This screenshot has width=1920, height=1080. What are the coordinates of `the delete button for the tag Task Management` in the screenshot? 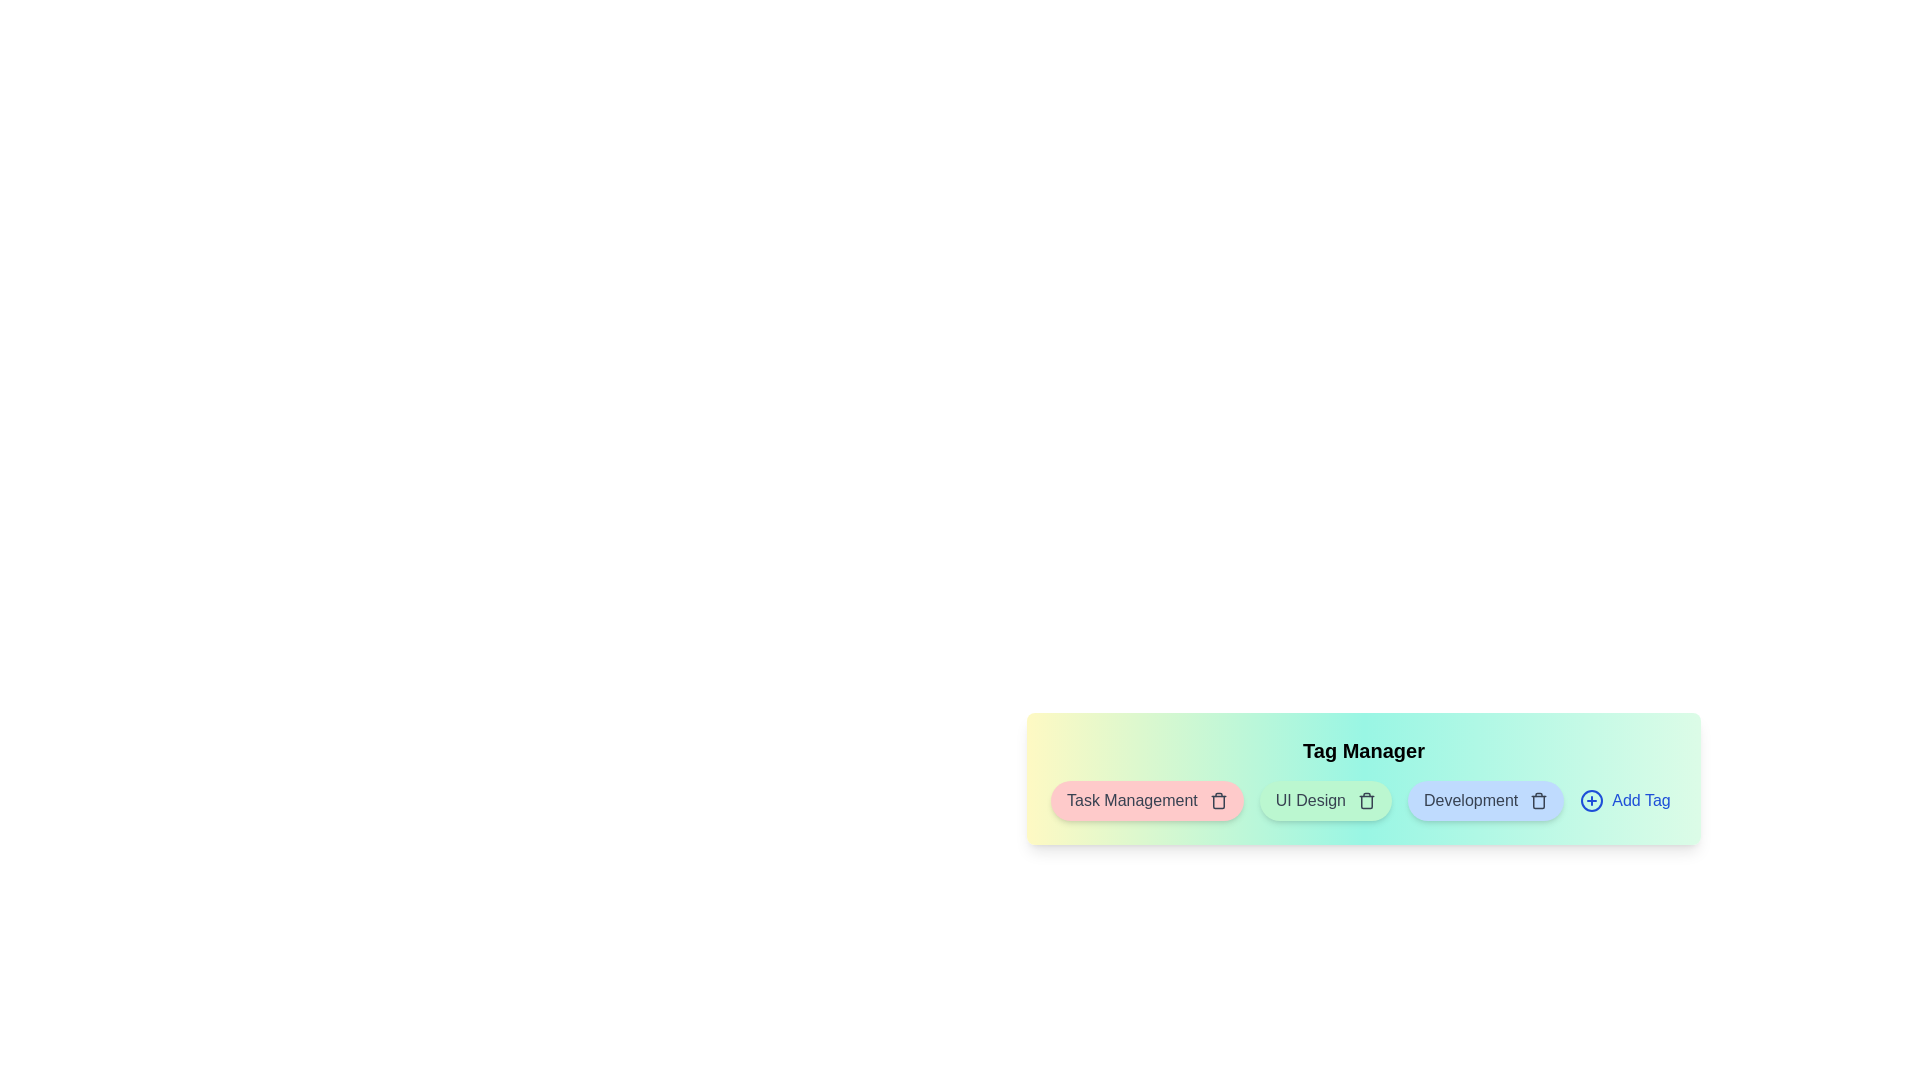 It's located at (1217, 800).